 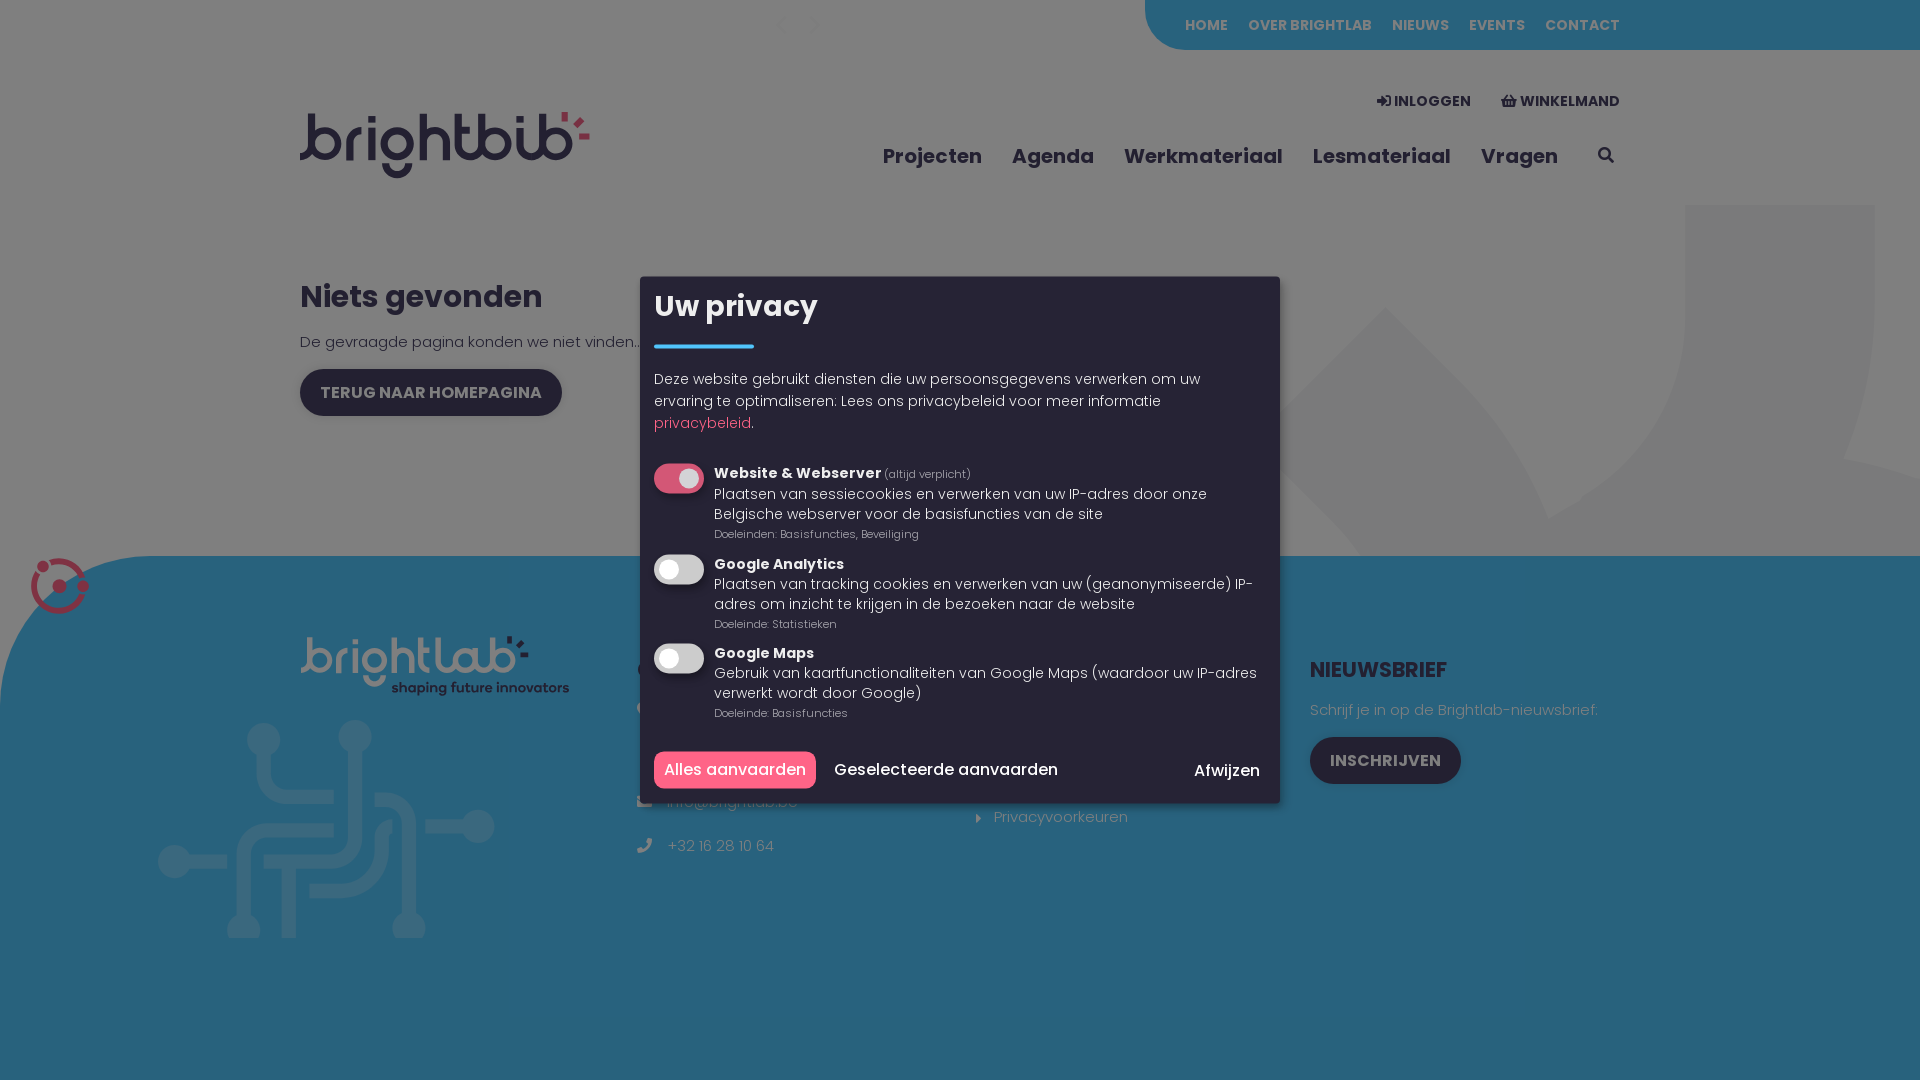 What do you see at coordinates (1069, 781) in the screenshot?
I see `'Wettelijke informatie'` at bounding box center [1069, 781].